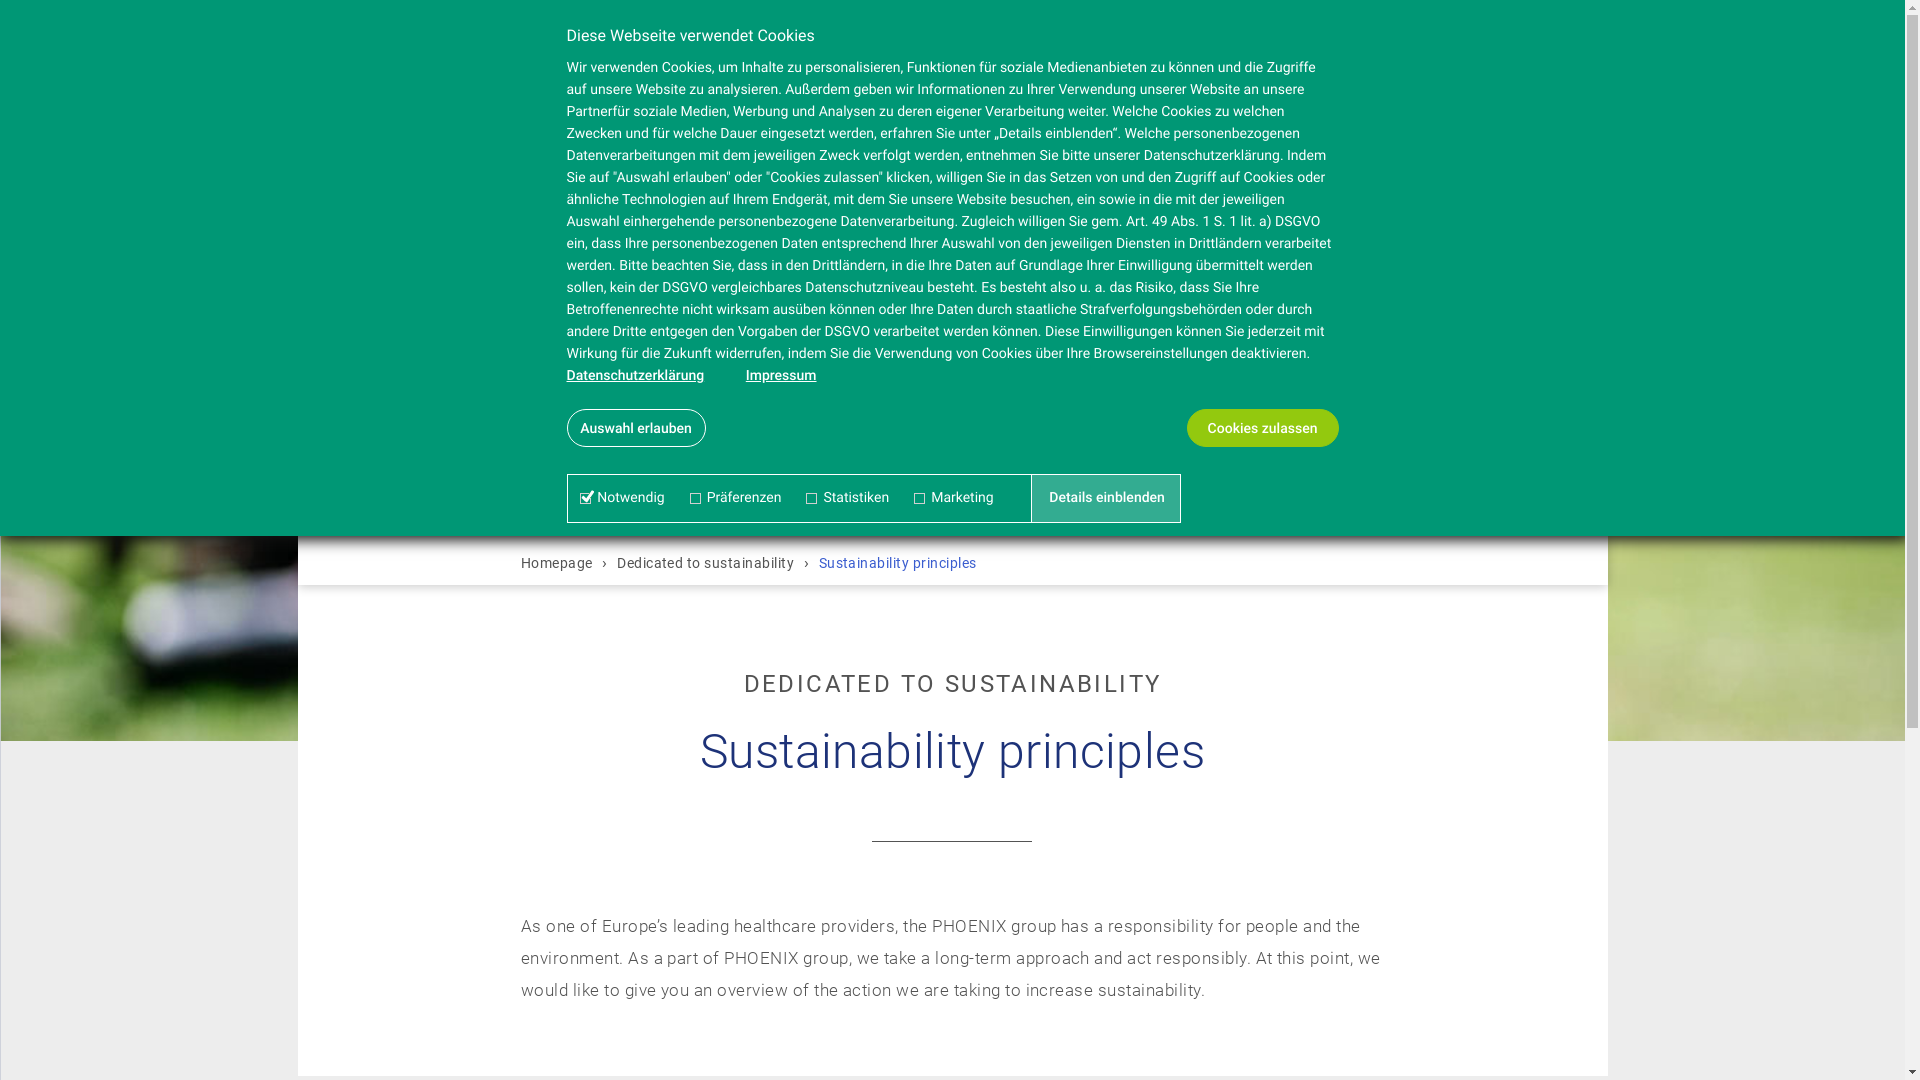  I want to click on 'Homepage', so click(559, 563).